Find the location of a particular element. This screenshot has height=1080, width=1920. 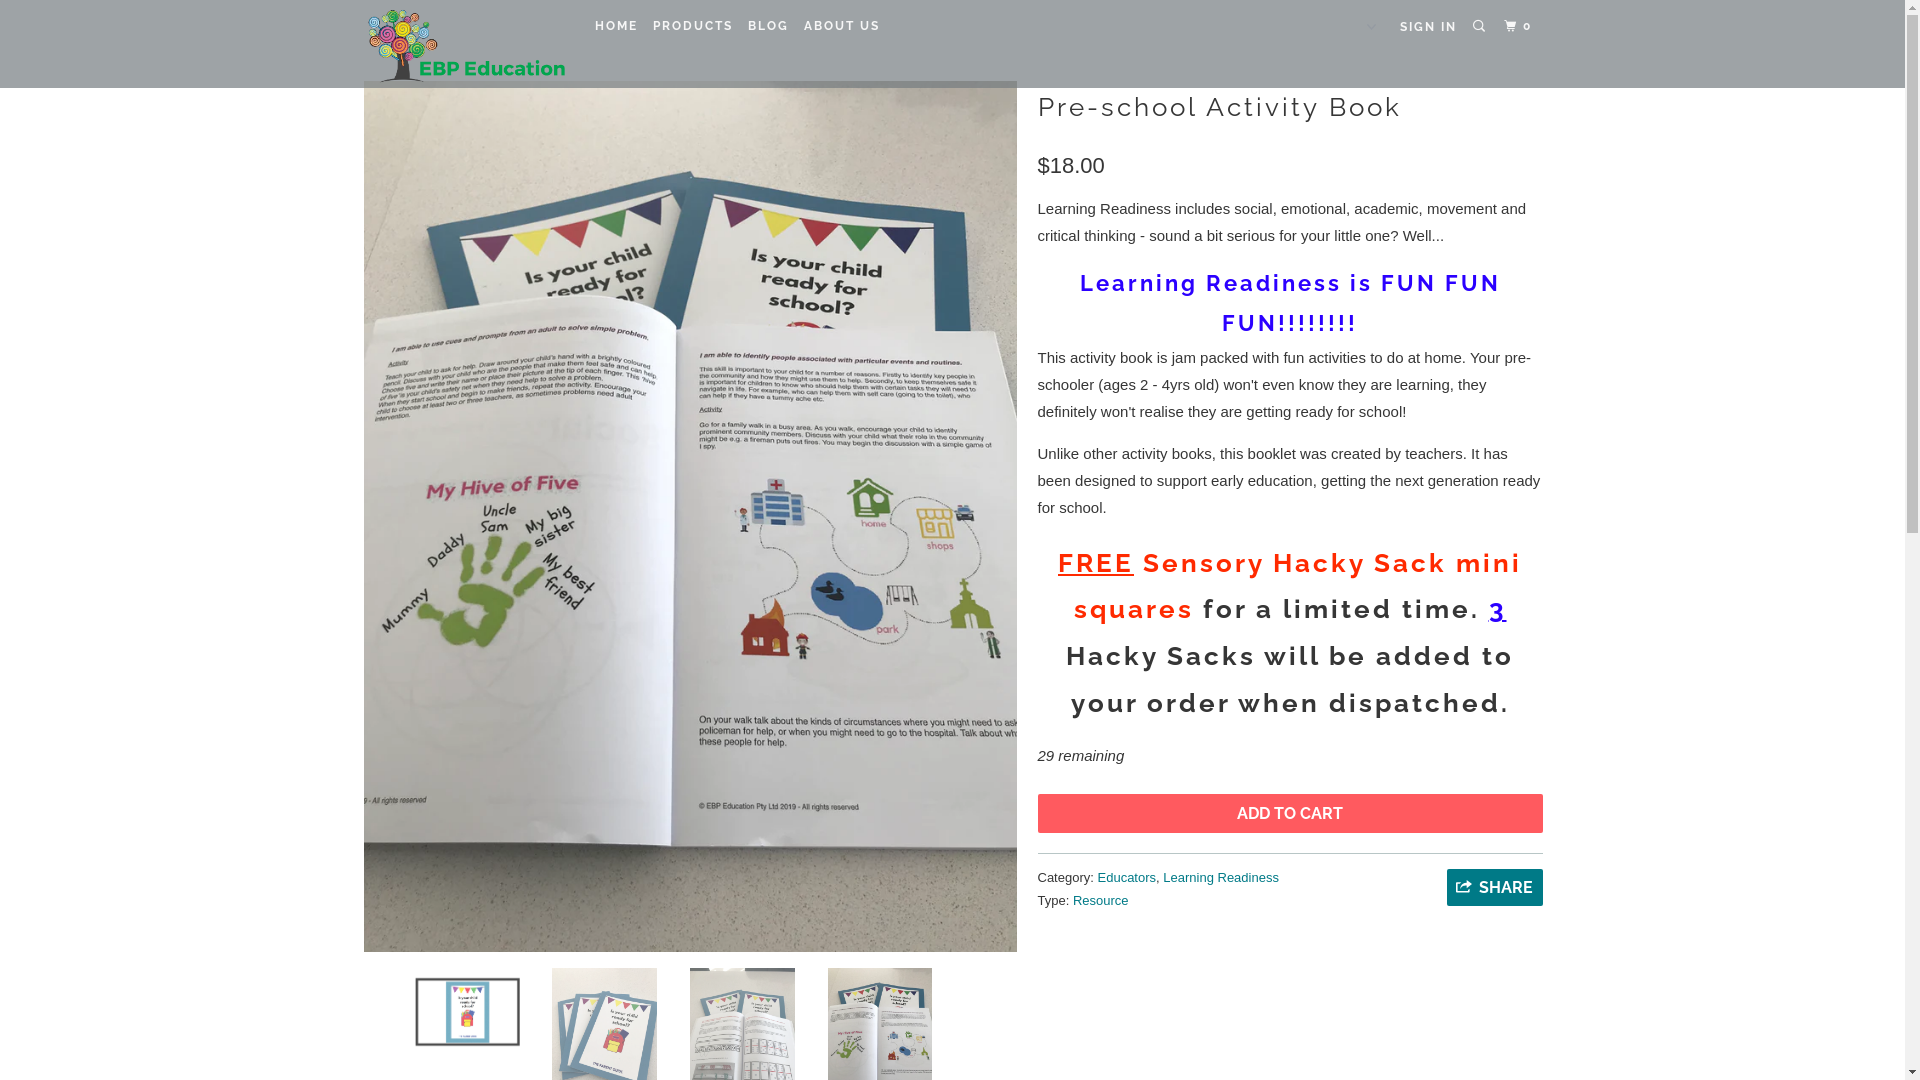

'ADD TO CART' is located at coordinates (1290, 813).